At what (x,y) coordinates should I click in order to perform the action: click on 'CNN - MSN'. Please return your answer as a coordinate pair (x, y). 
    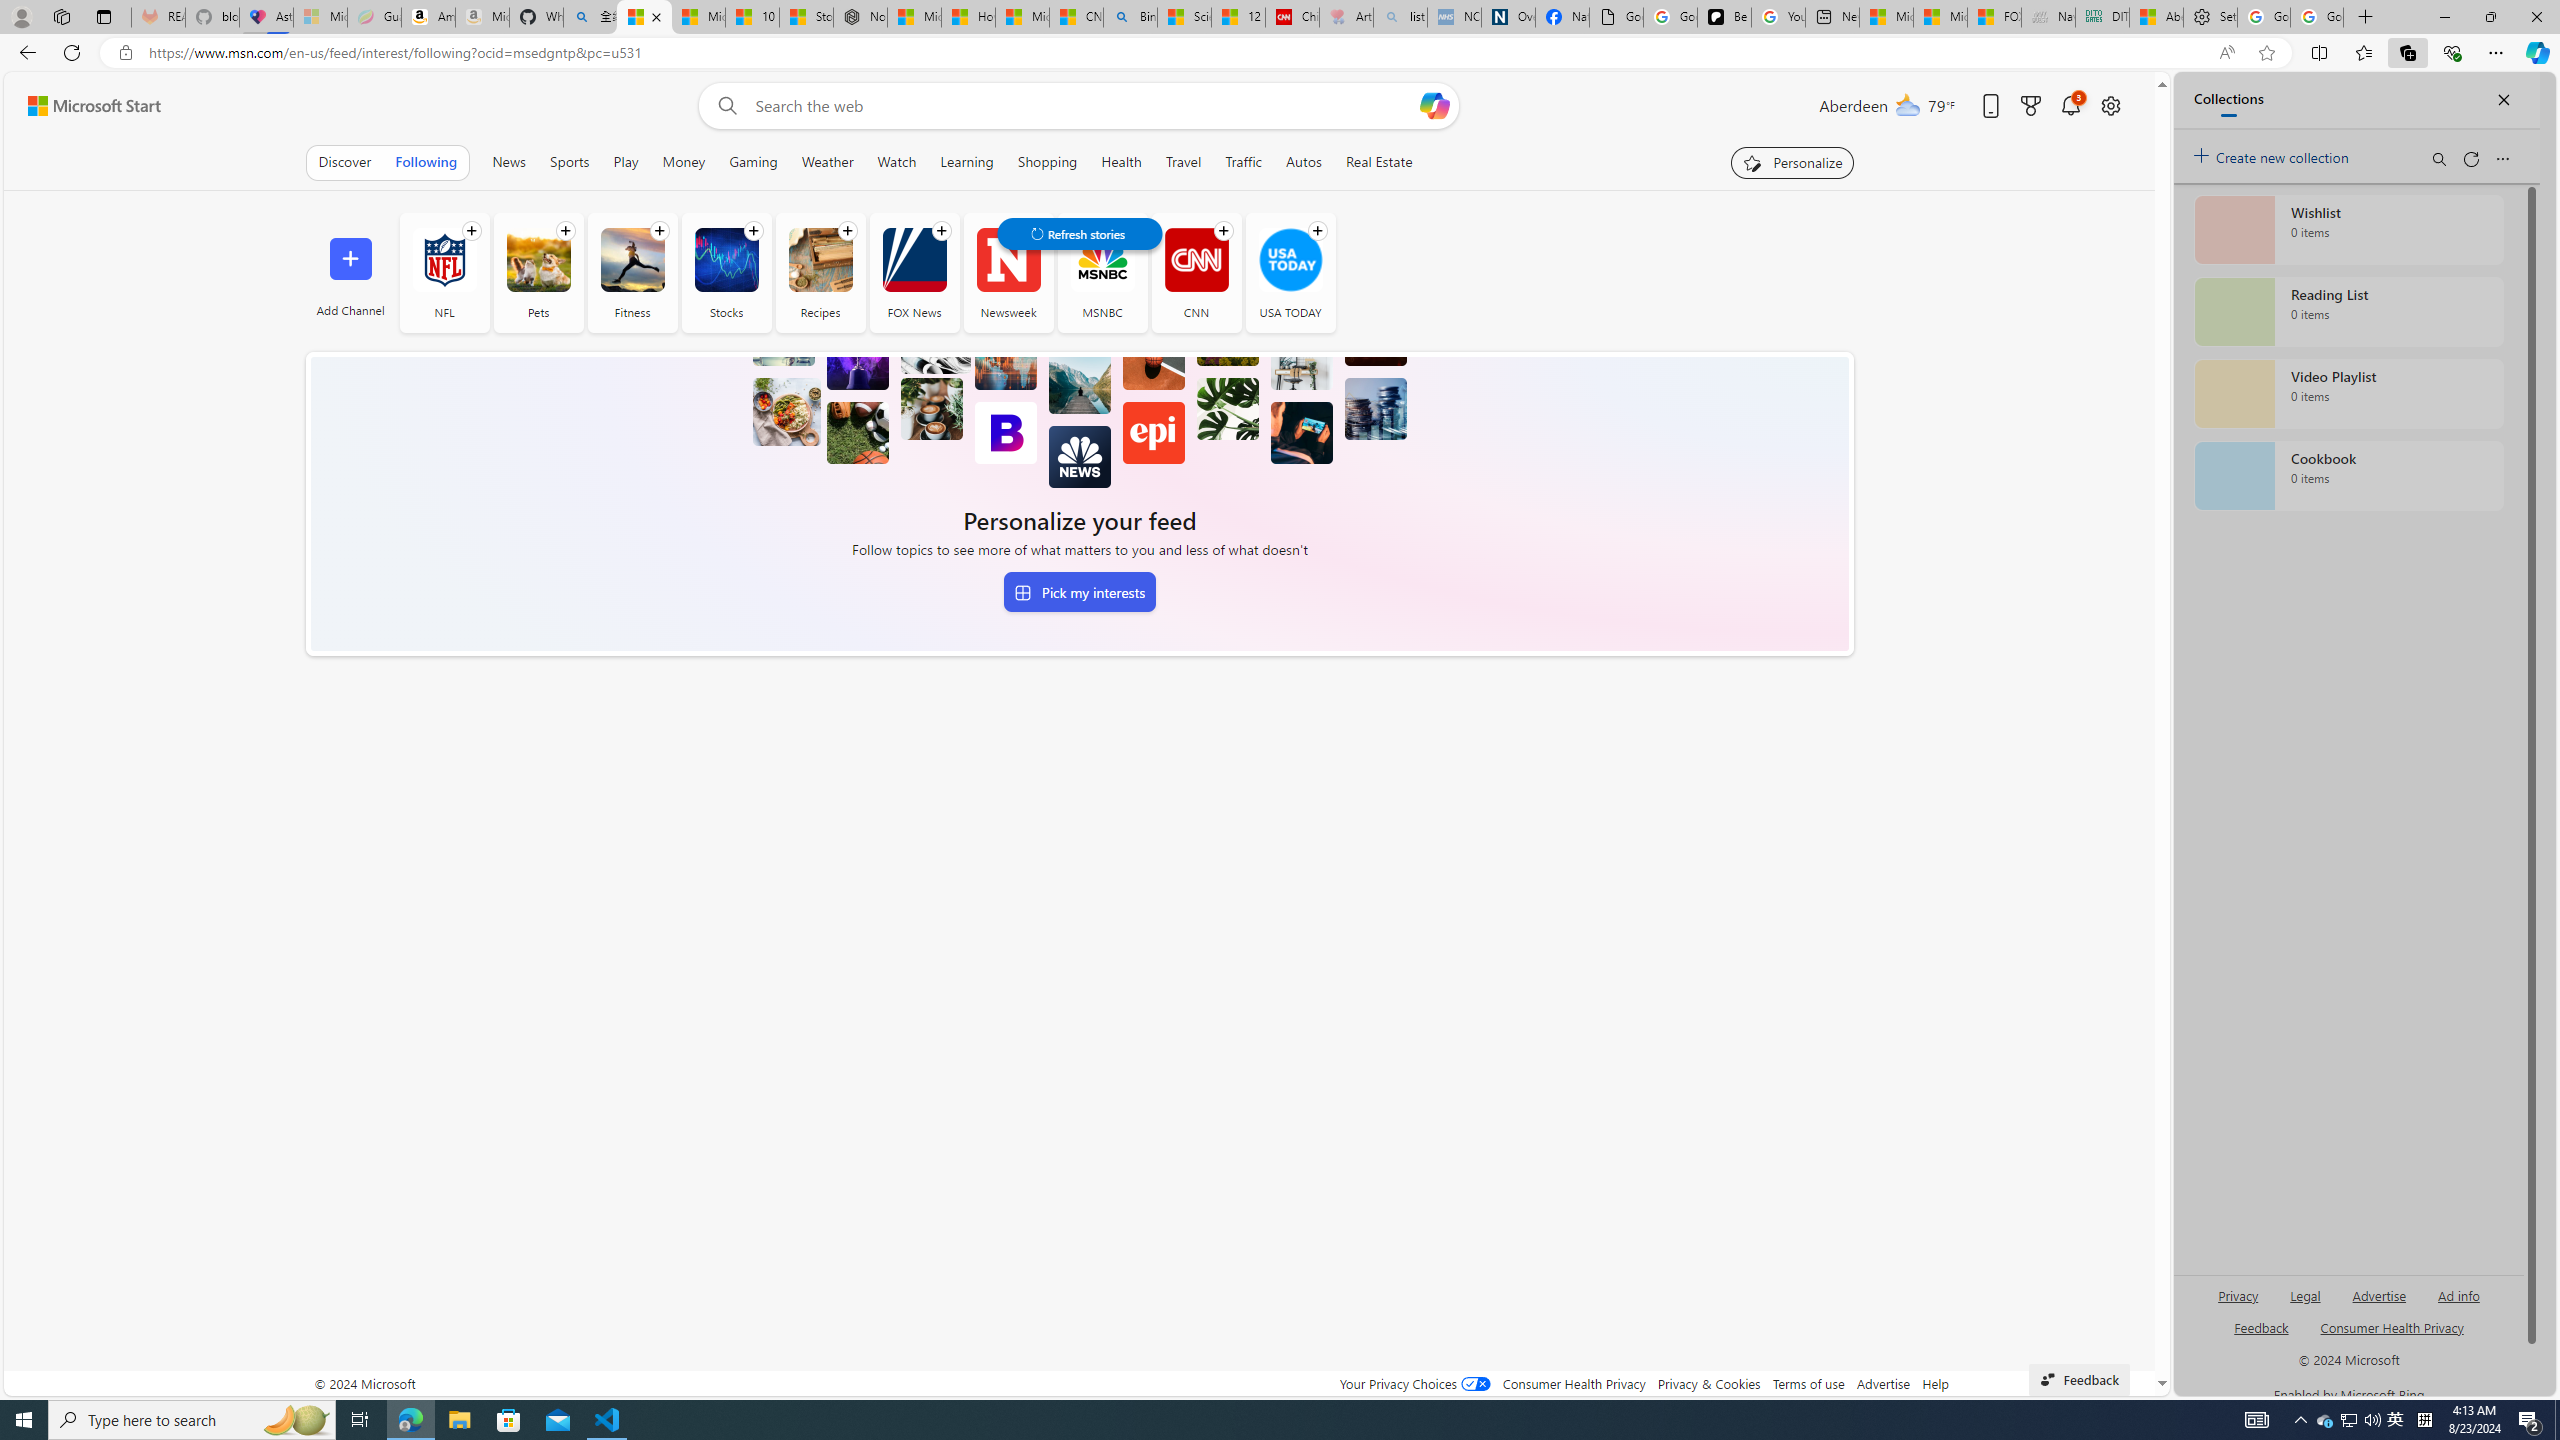
    Looking at the image, I should click on (1076, 16).